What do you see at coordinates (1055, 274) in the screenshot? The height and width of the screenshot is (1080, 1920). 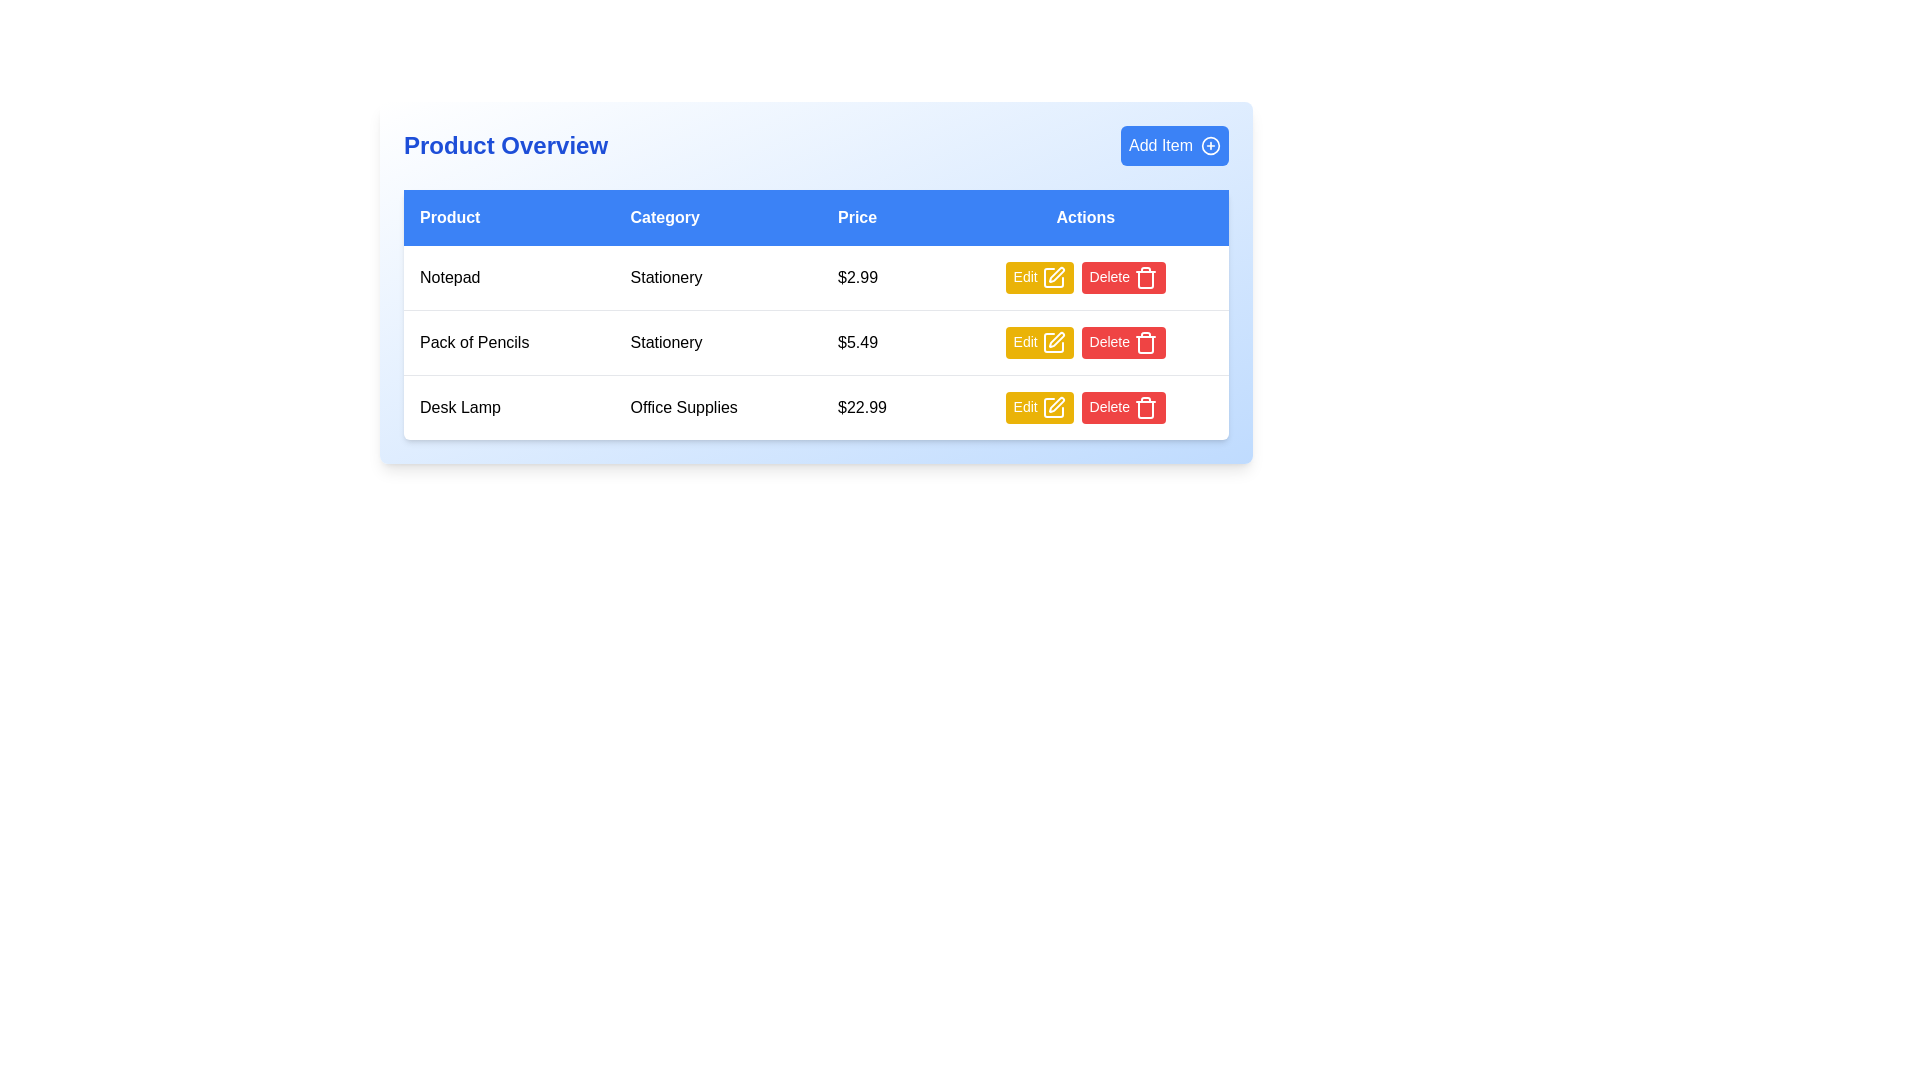 I see `the pencil-shaped icon within the 'Edit' button in the 'Actions' column` at bounding box center [1055, 274].